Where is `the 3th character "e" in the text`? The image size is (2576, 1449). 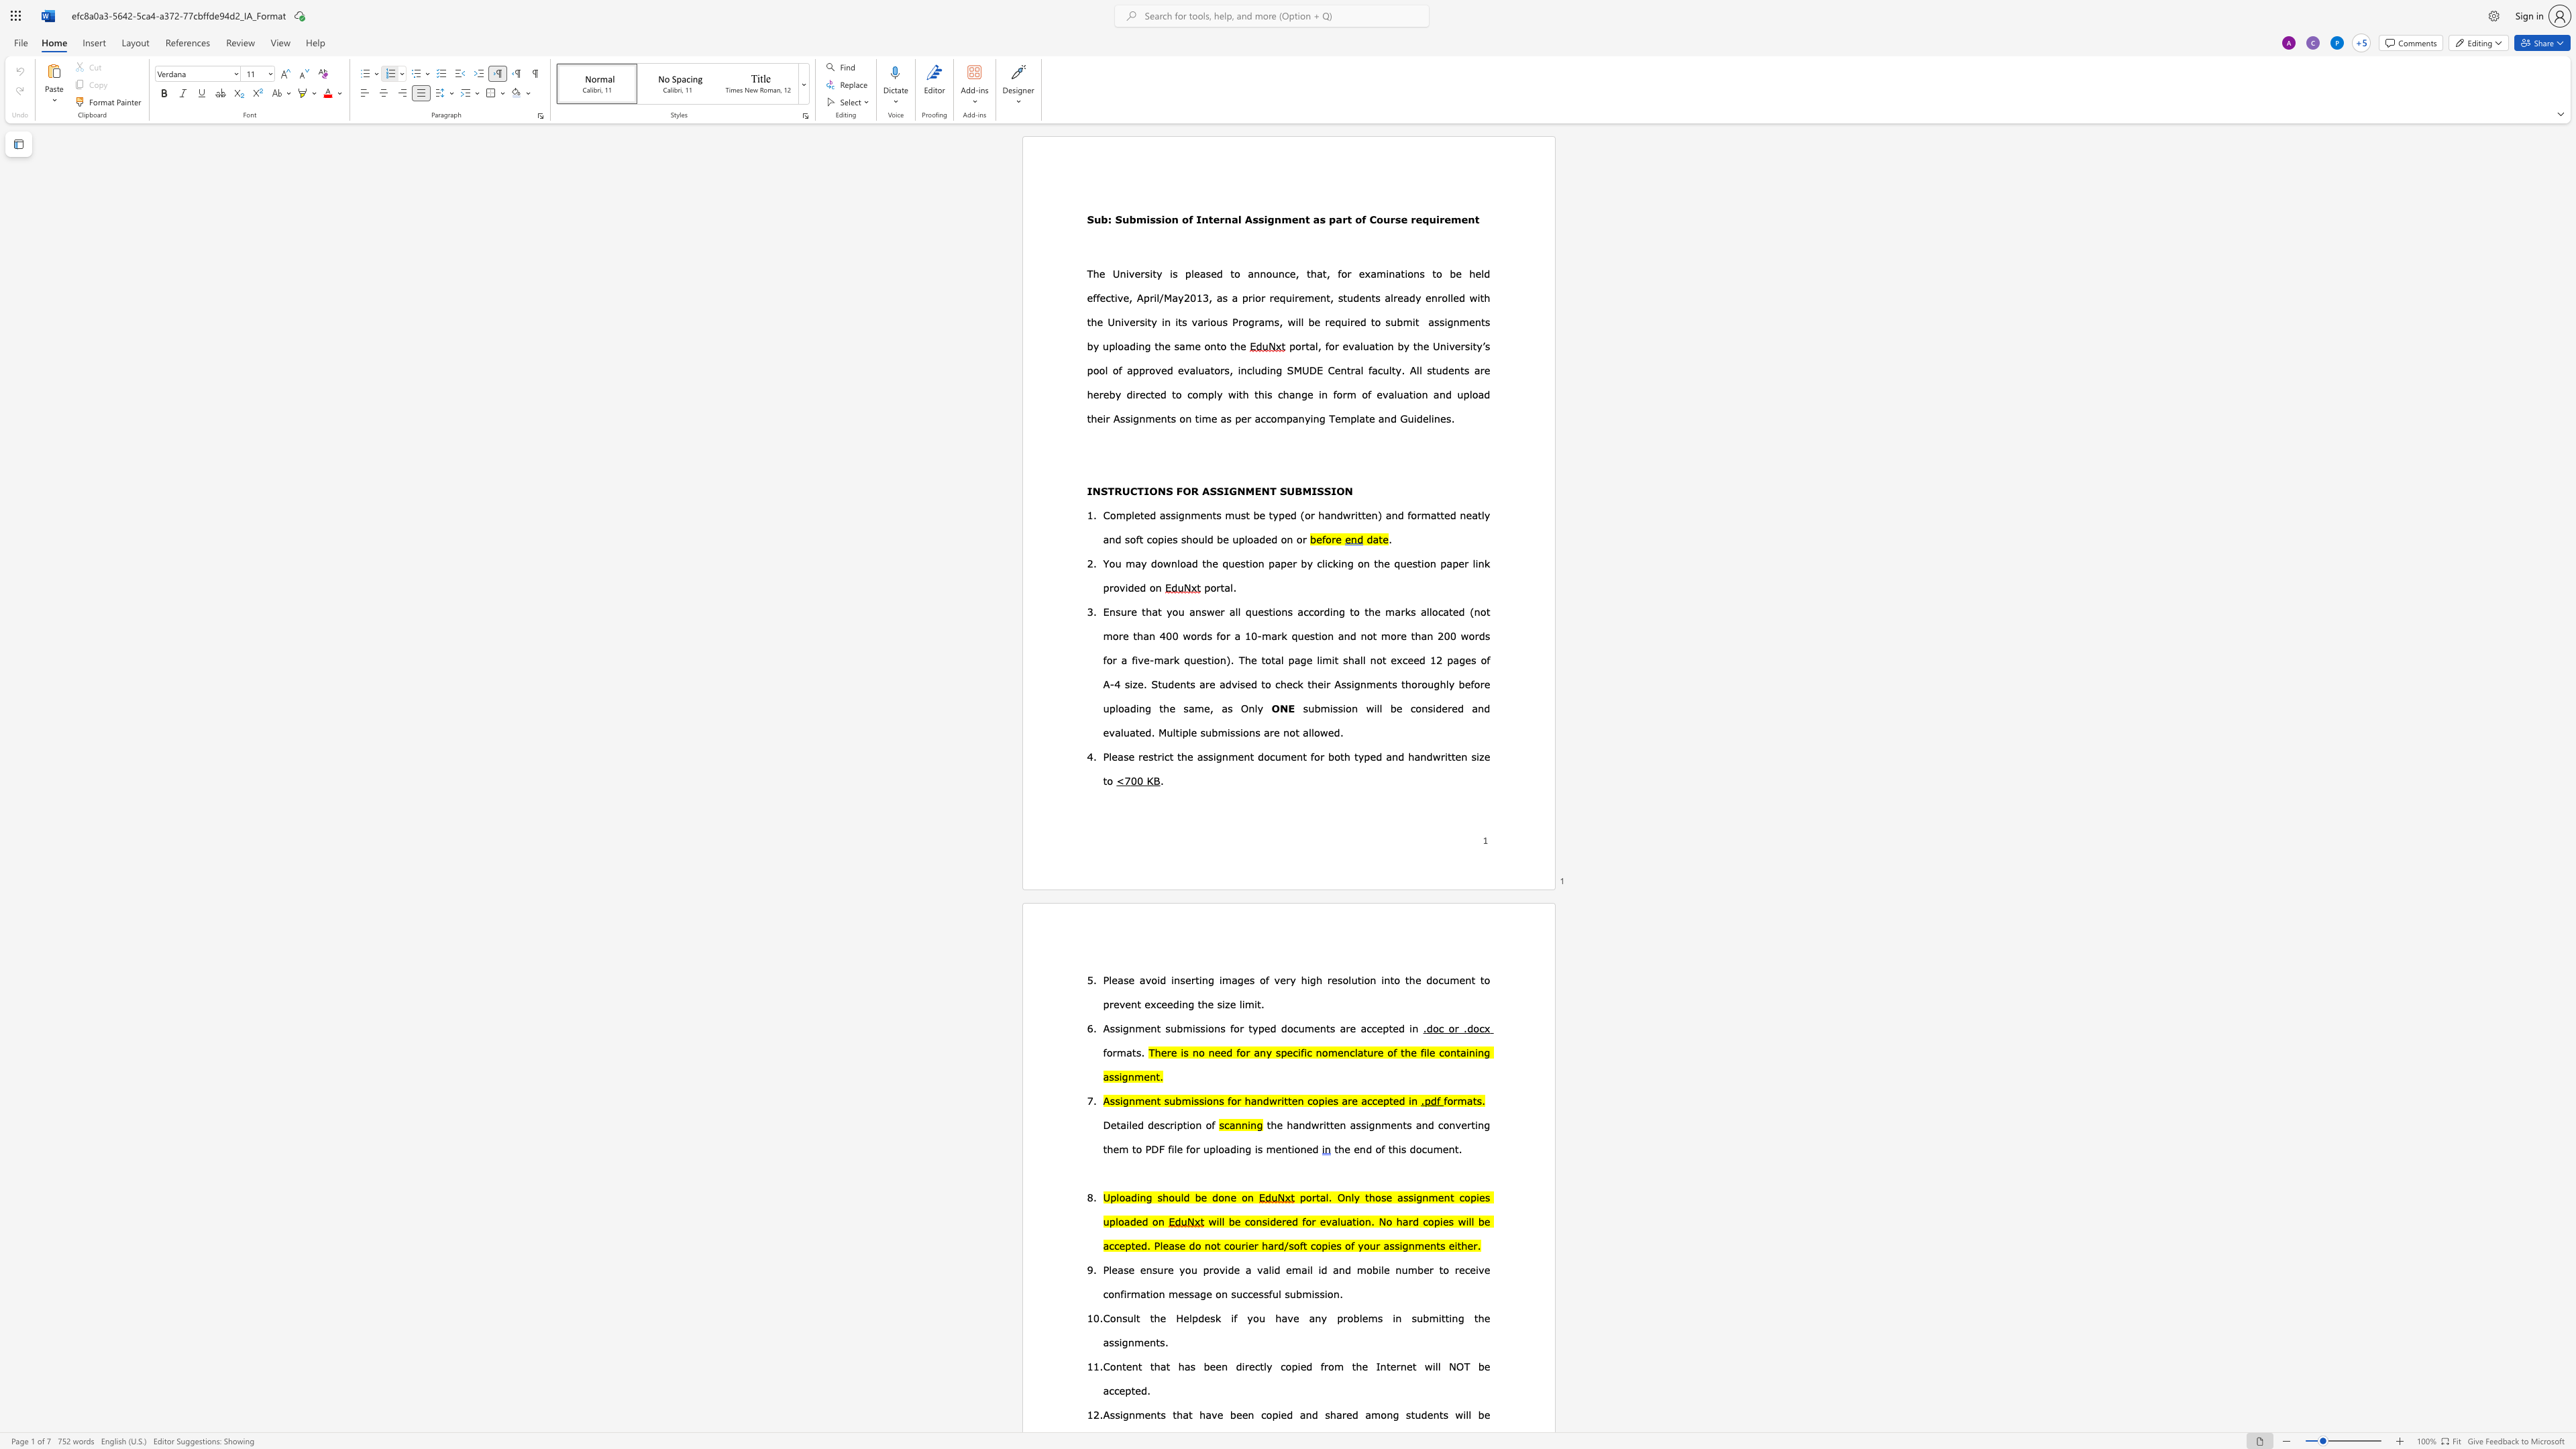
the 3th character "e" in the text is located at coordinates (1395, 1027).